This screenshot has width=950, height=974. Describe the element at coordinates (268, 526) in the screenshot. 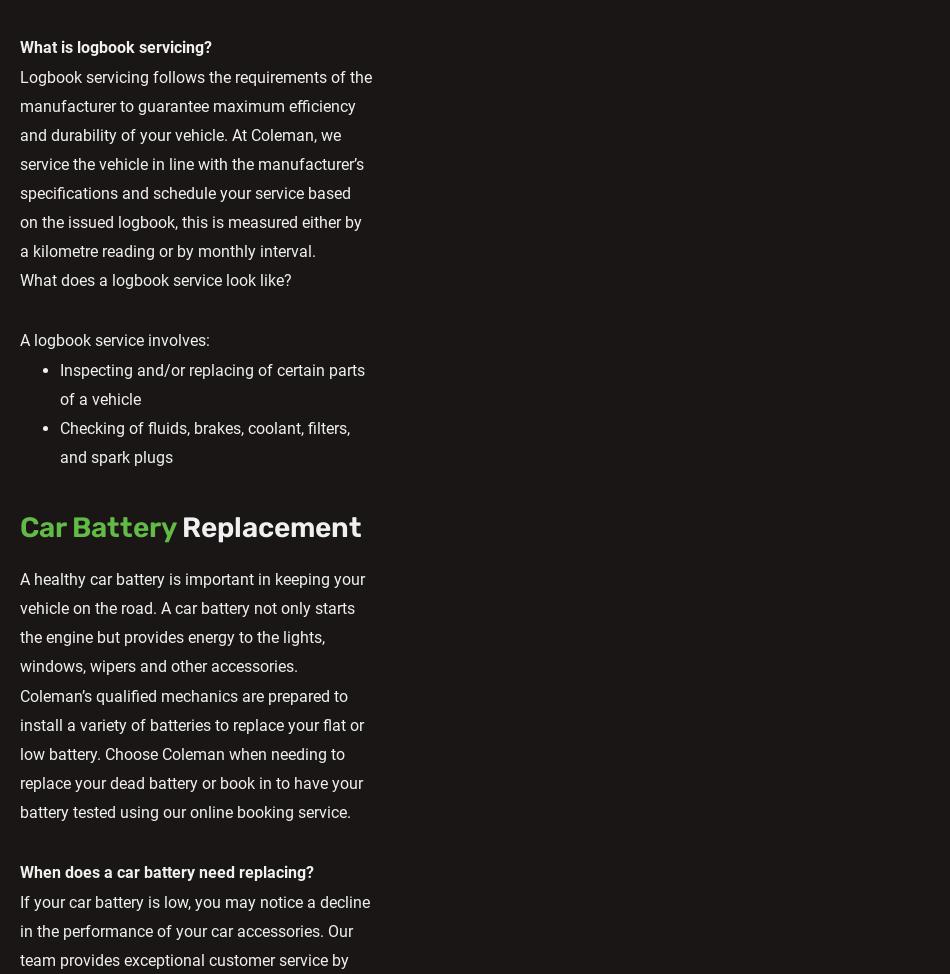

I see `'Replacement'` at that location.